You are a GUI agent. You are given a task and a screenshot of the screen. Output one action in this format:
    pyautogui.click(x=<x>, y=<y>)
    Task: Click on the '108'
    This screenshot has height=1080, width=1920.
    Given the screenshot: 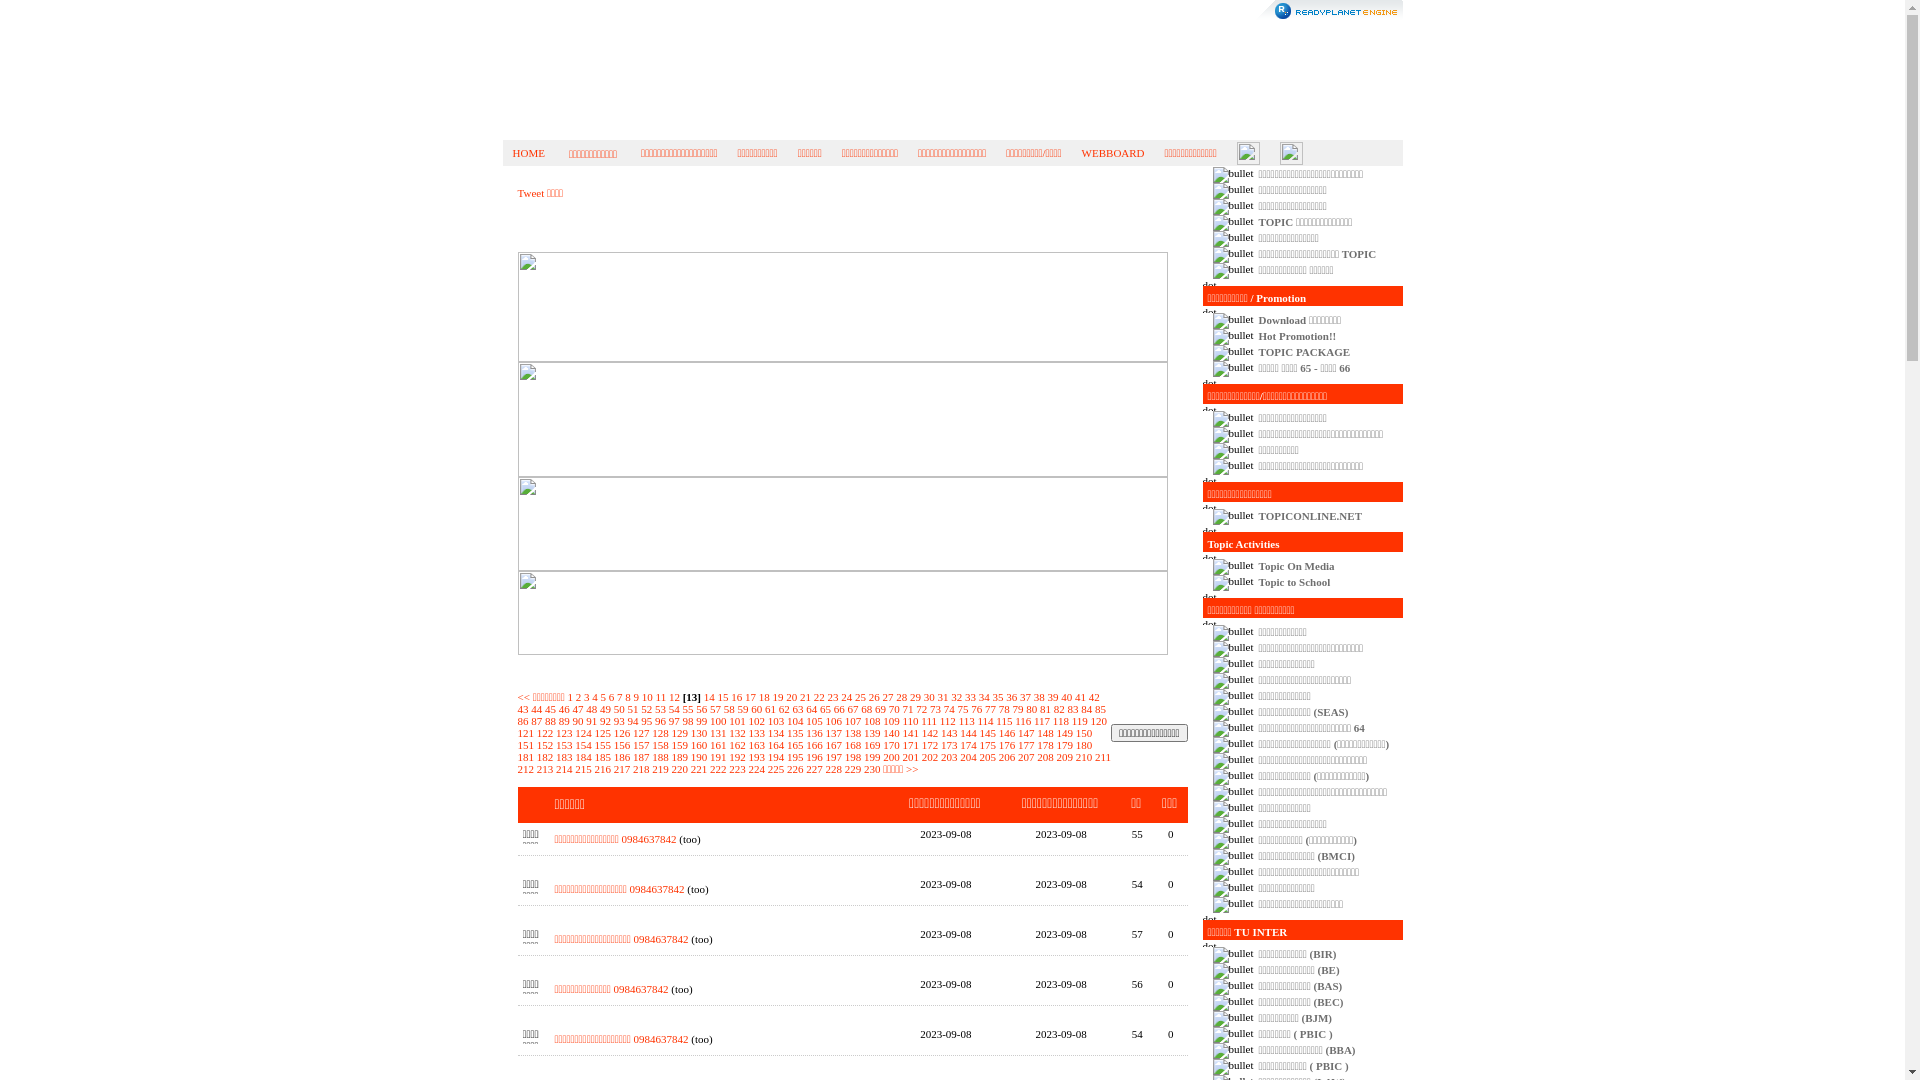 What is the action you would take?
    pyautogui.click(x=872, y=721)
    